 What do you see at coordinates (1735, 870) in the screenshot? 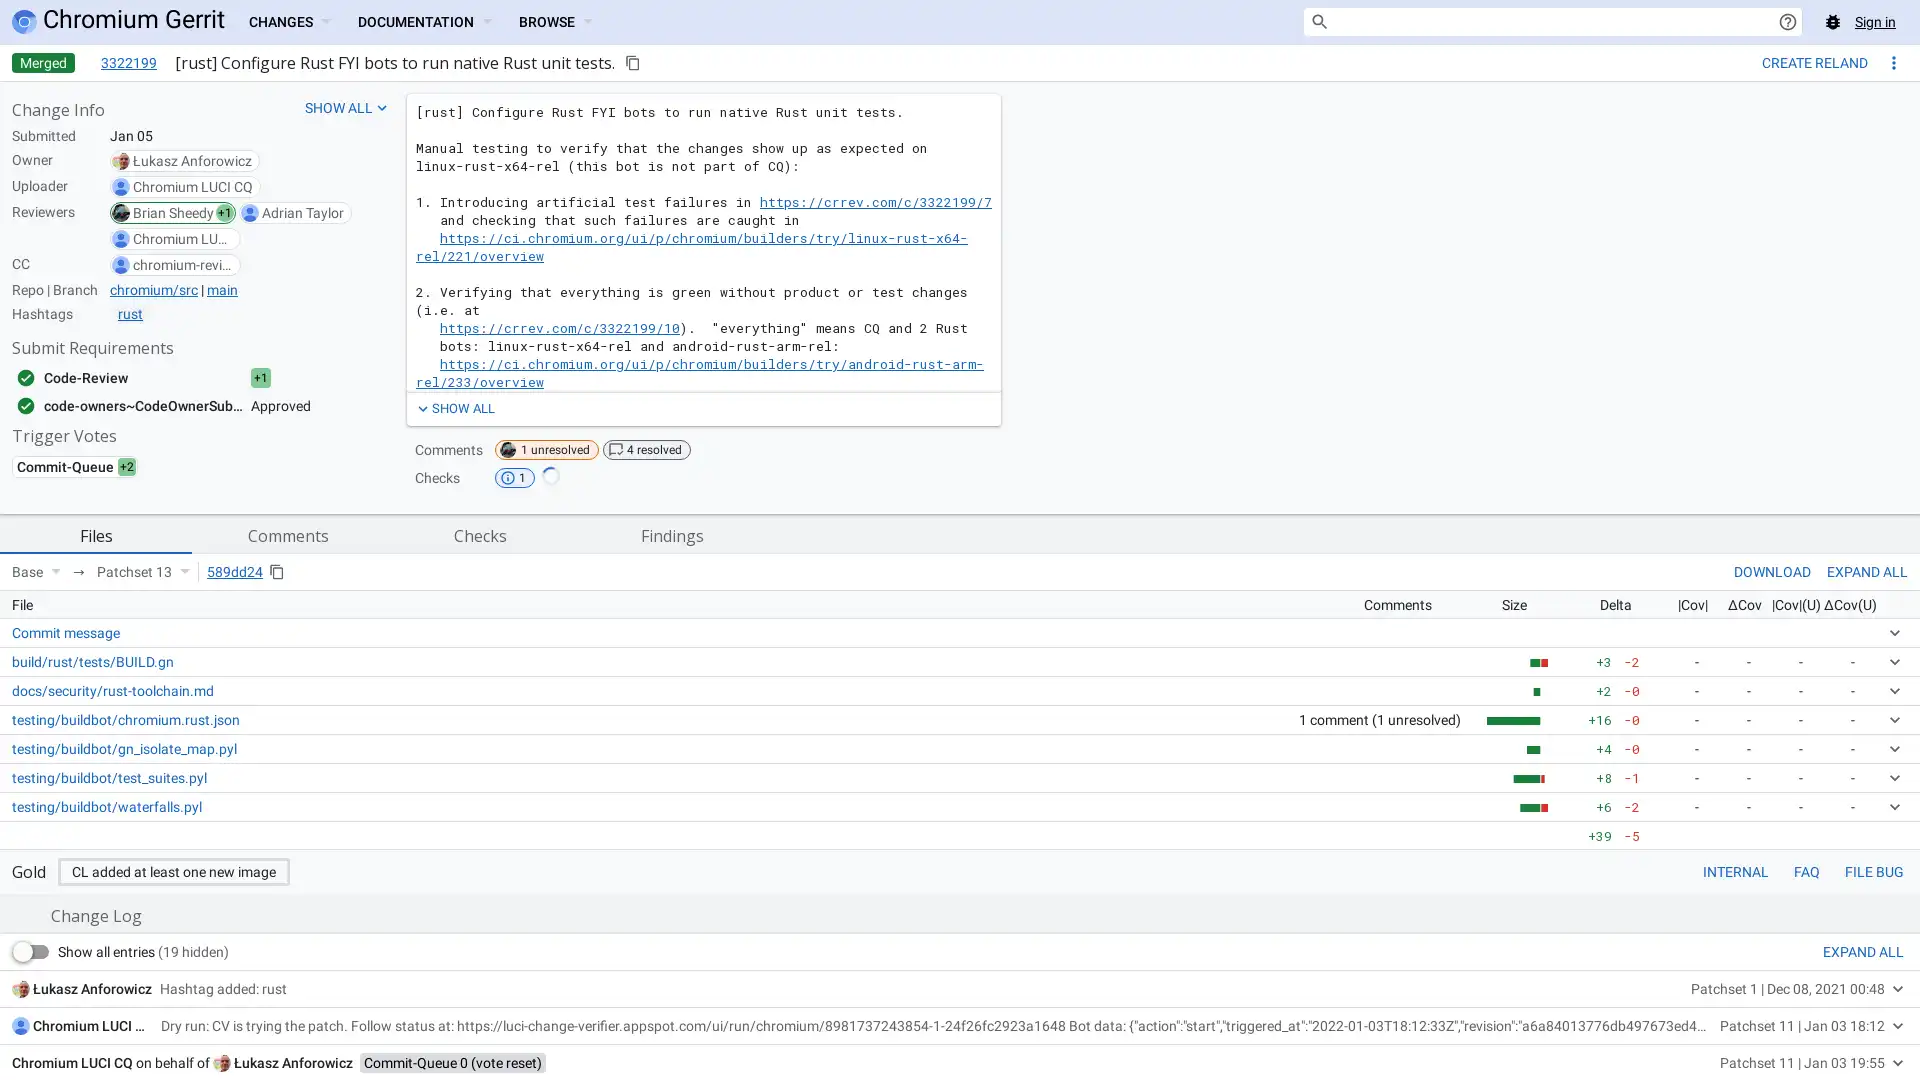
I see `INTERNAL` at bounding box center [1735, 870].